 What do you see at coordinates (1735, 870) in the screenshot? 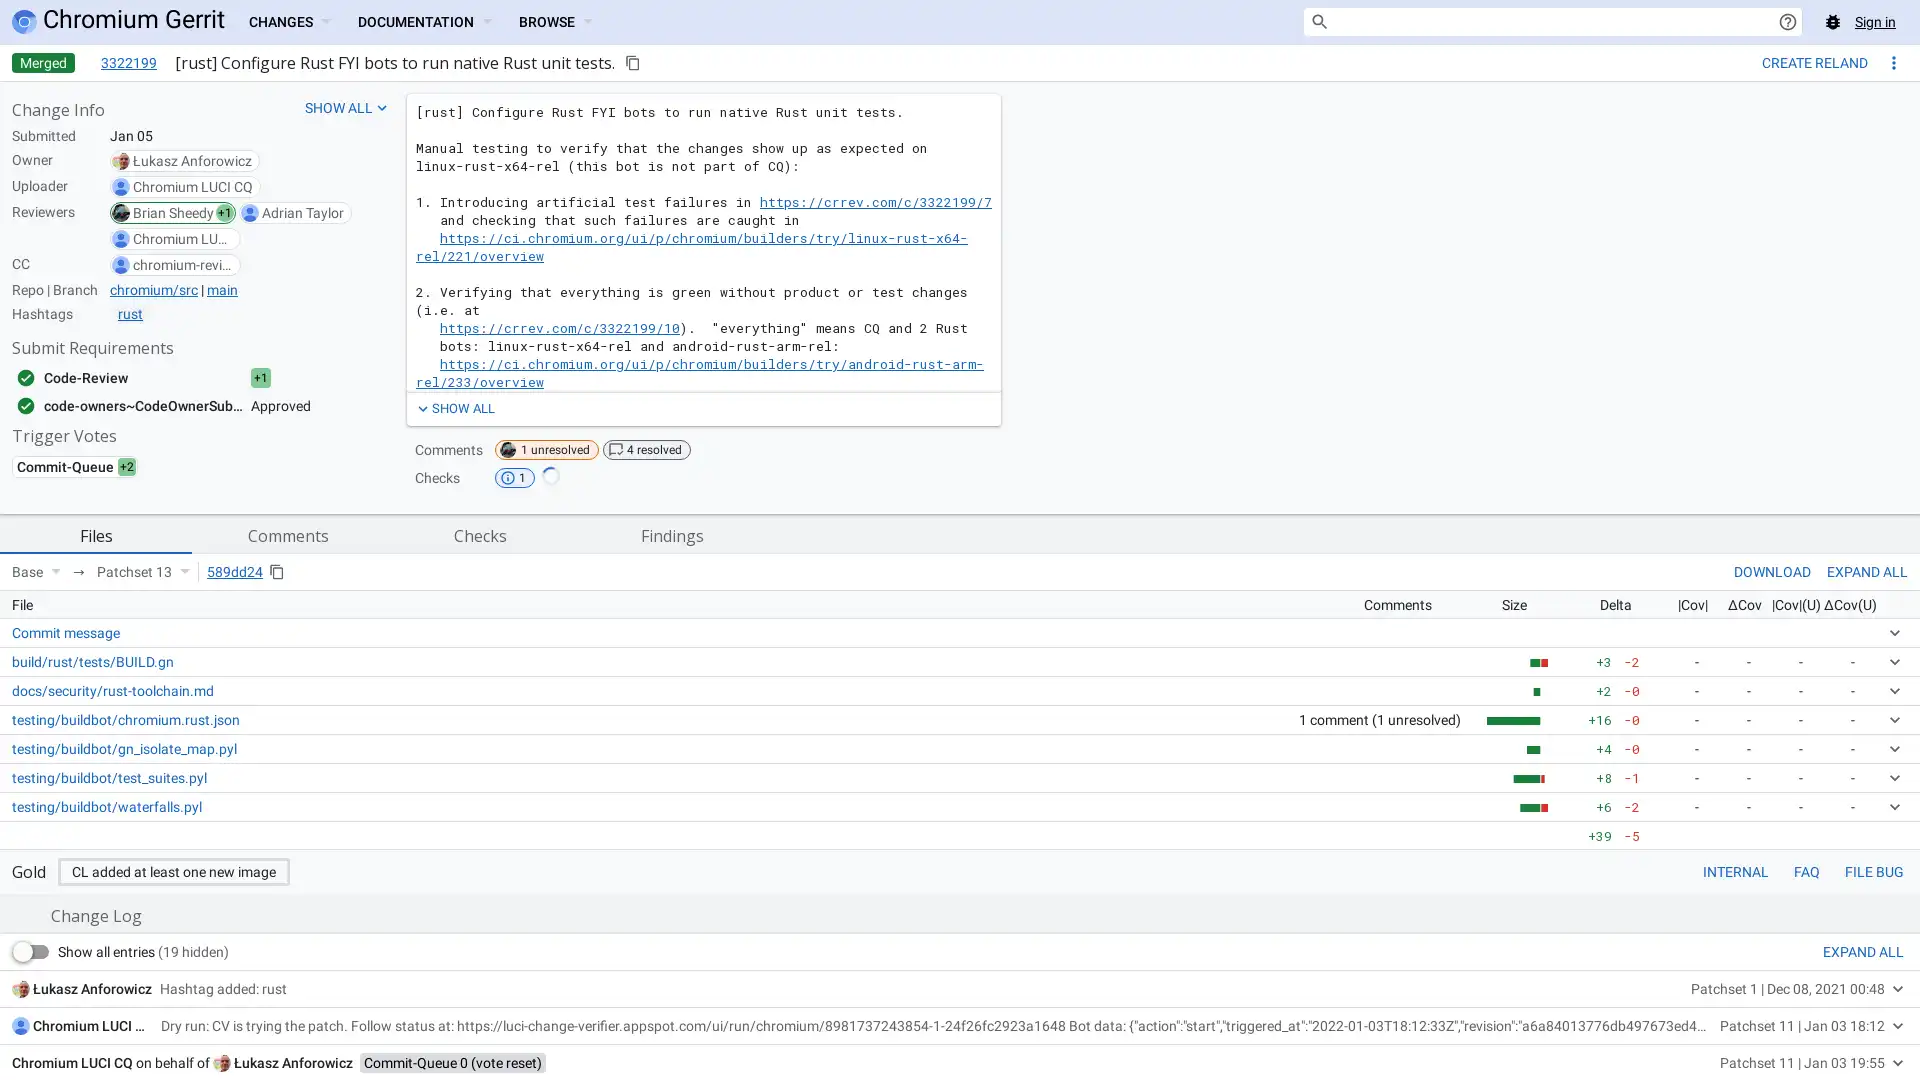
I see `INTERNAL` at bounding box center [1735, 870].